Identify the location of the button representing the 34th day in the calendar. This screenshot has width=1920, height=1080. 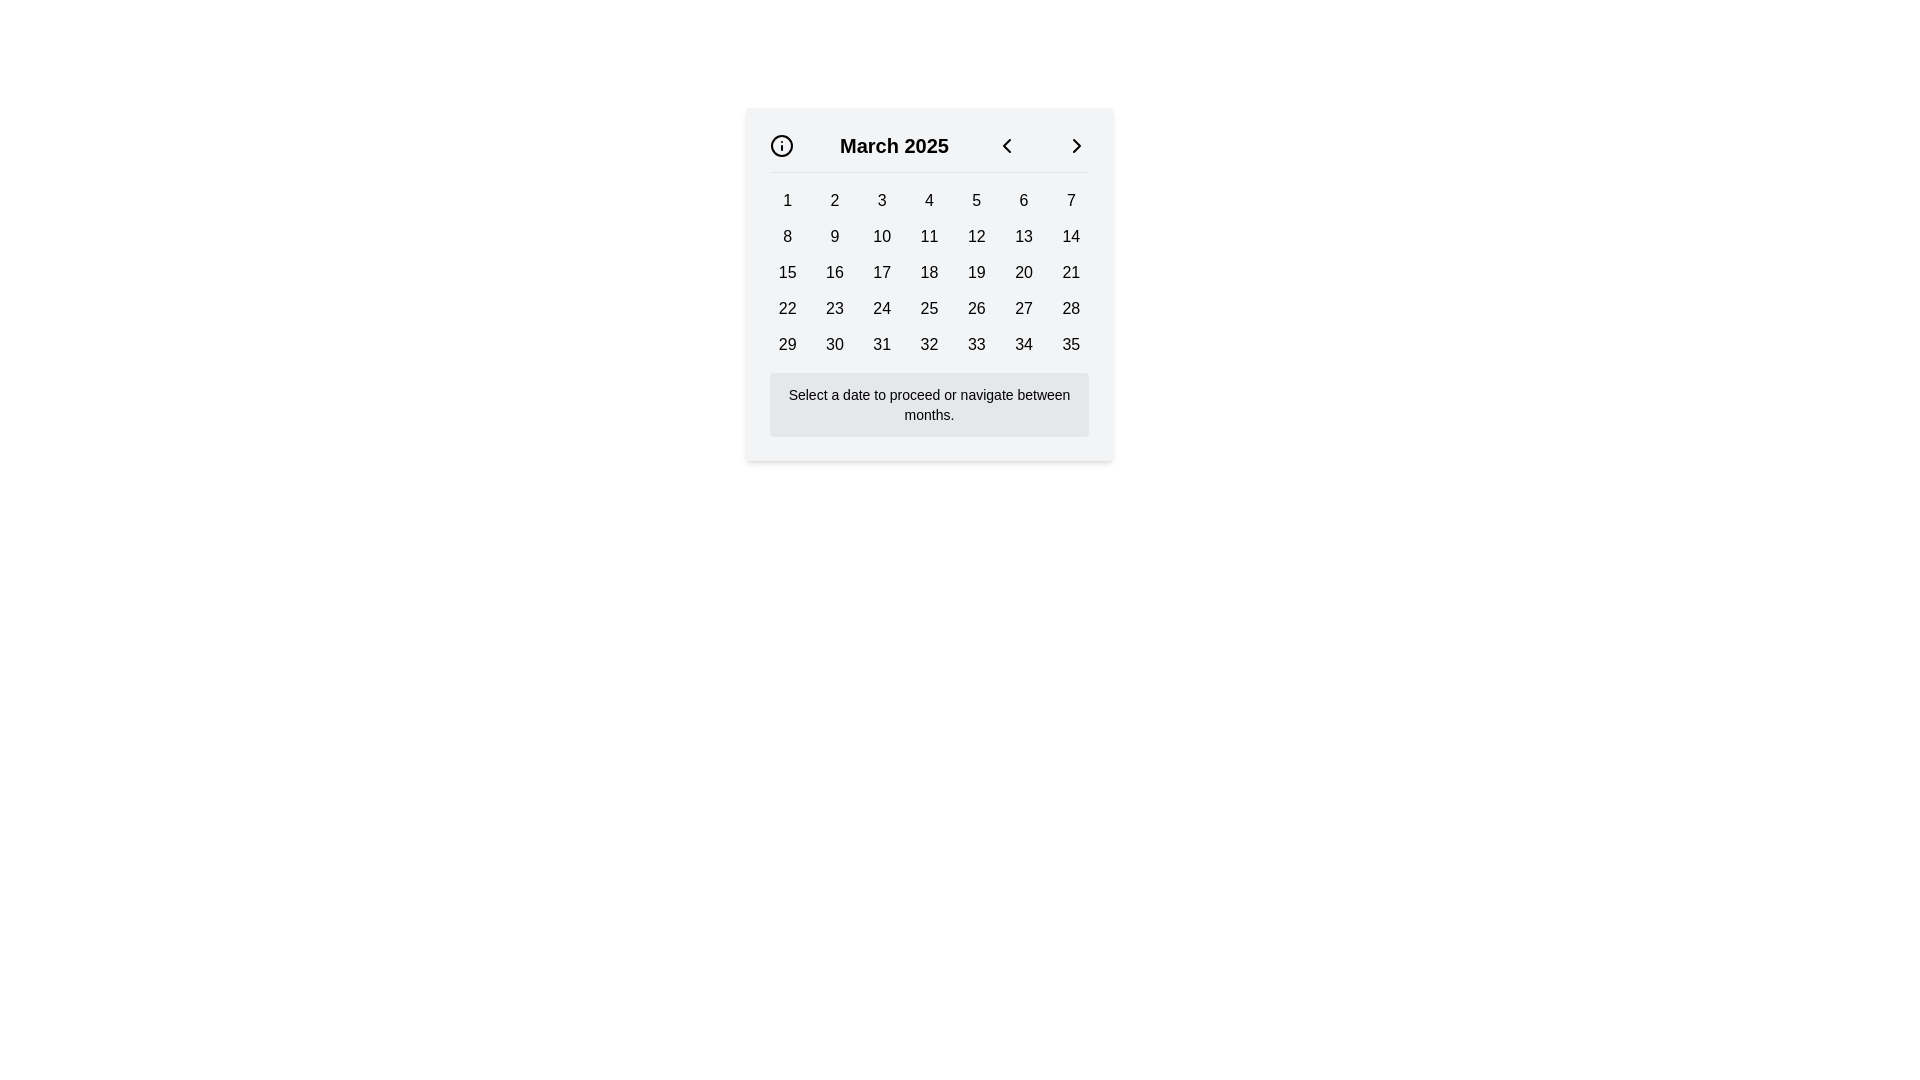
(1024, 343).